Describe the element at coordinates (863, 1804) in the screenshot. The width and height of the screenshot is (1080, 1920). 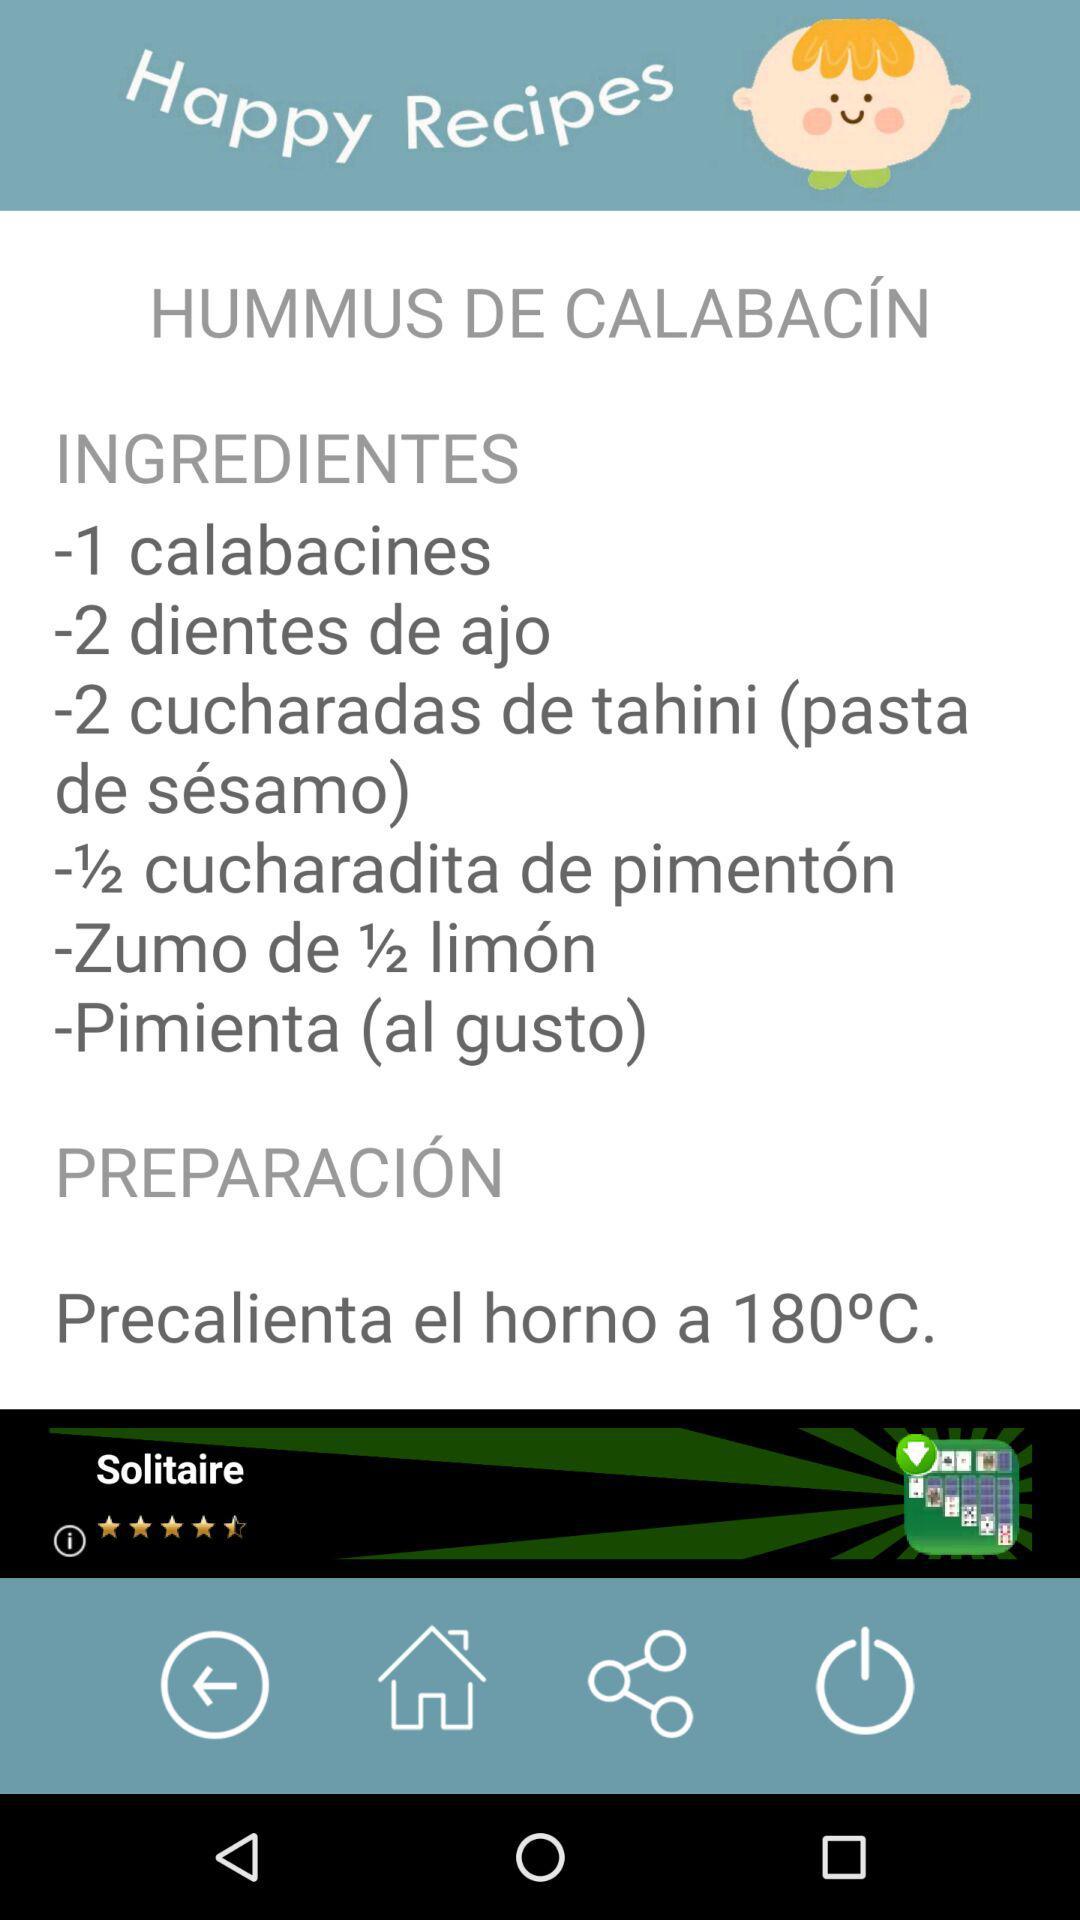
I see `the power icon` at that location.